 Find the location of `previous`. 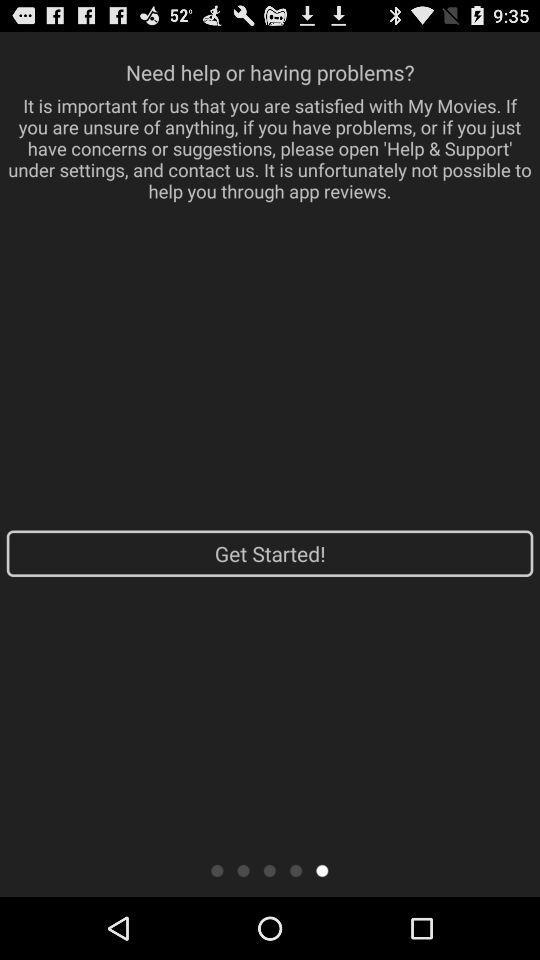

previous is located at coordinates (243, 869).